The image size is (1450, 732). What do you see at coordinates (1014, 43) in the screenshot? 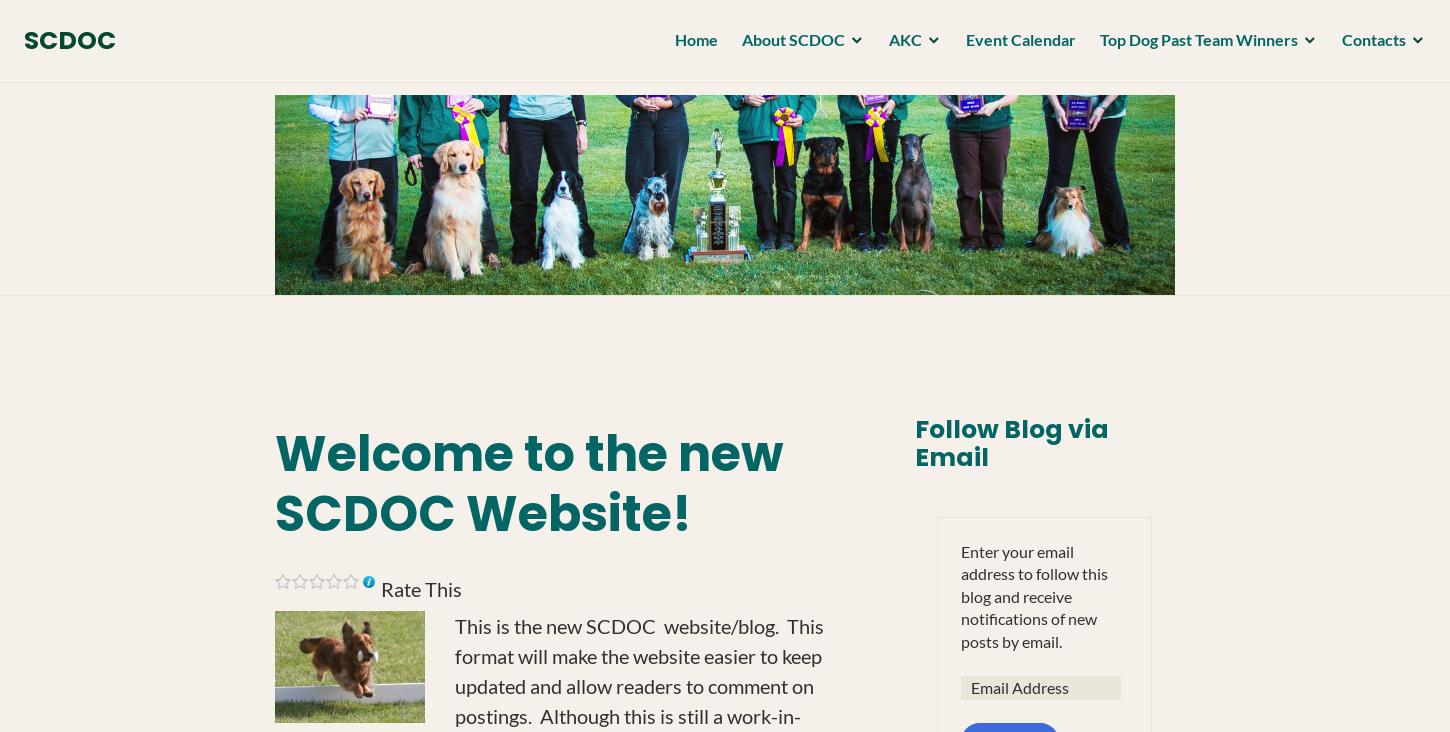
I see `'Event Calendar'` at bounding box center [1014, 43].